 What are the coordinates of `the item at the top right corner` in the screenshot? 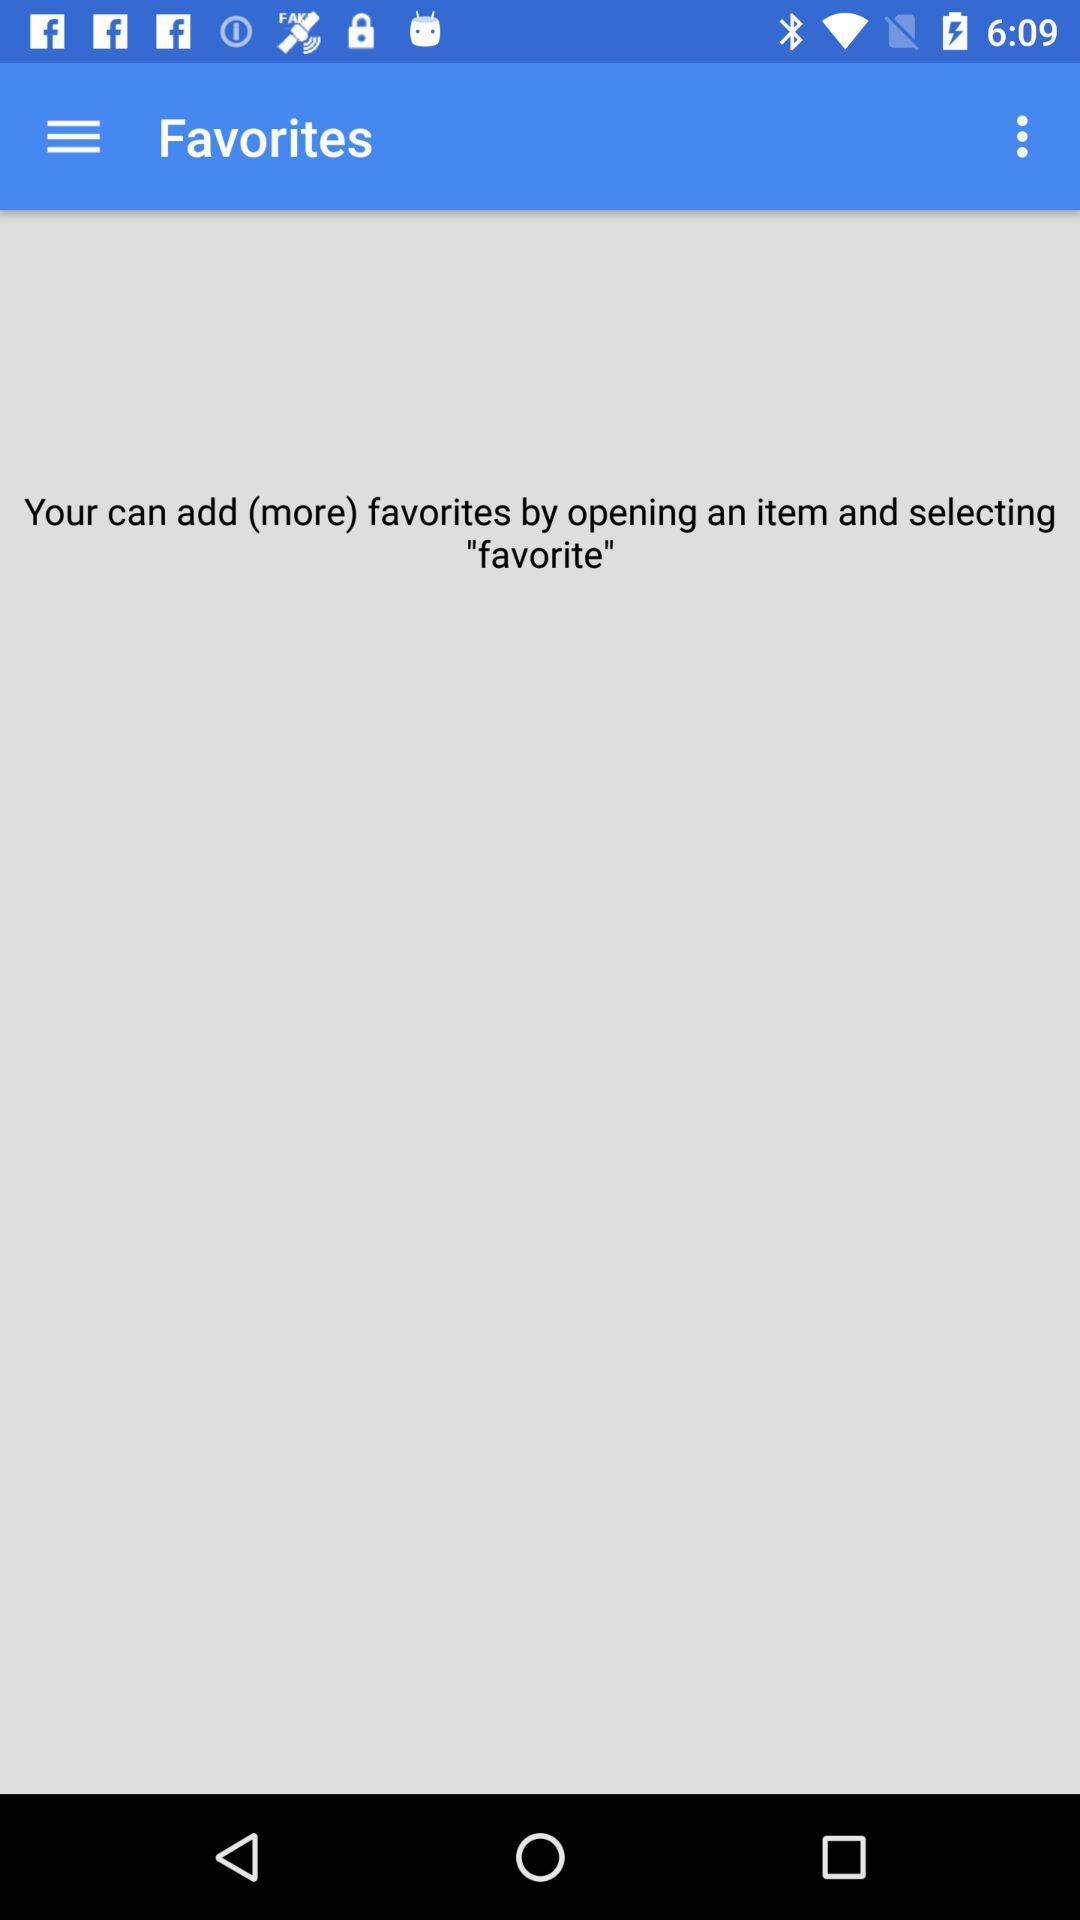 It's located at (1027, 135).